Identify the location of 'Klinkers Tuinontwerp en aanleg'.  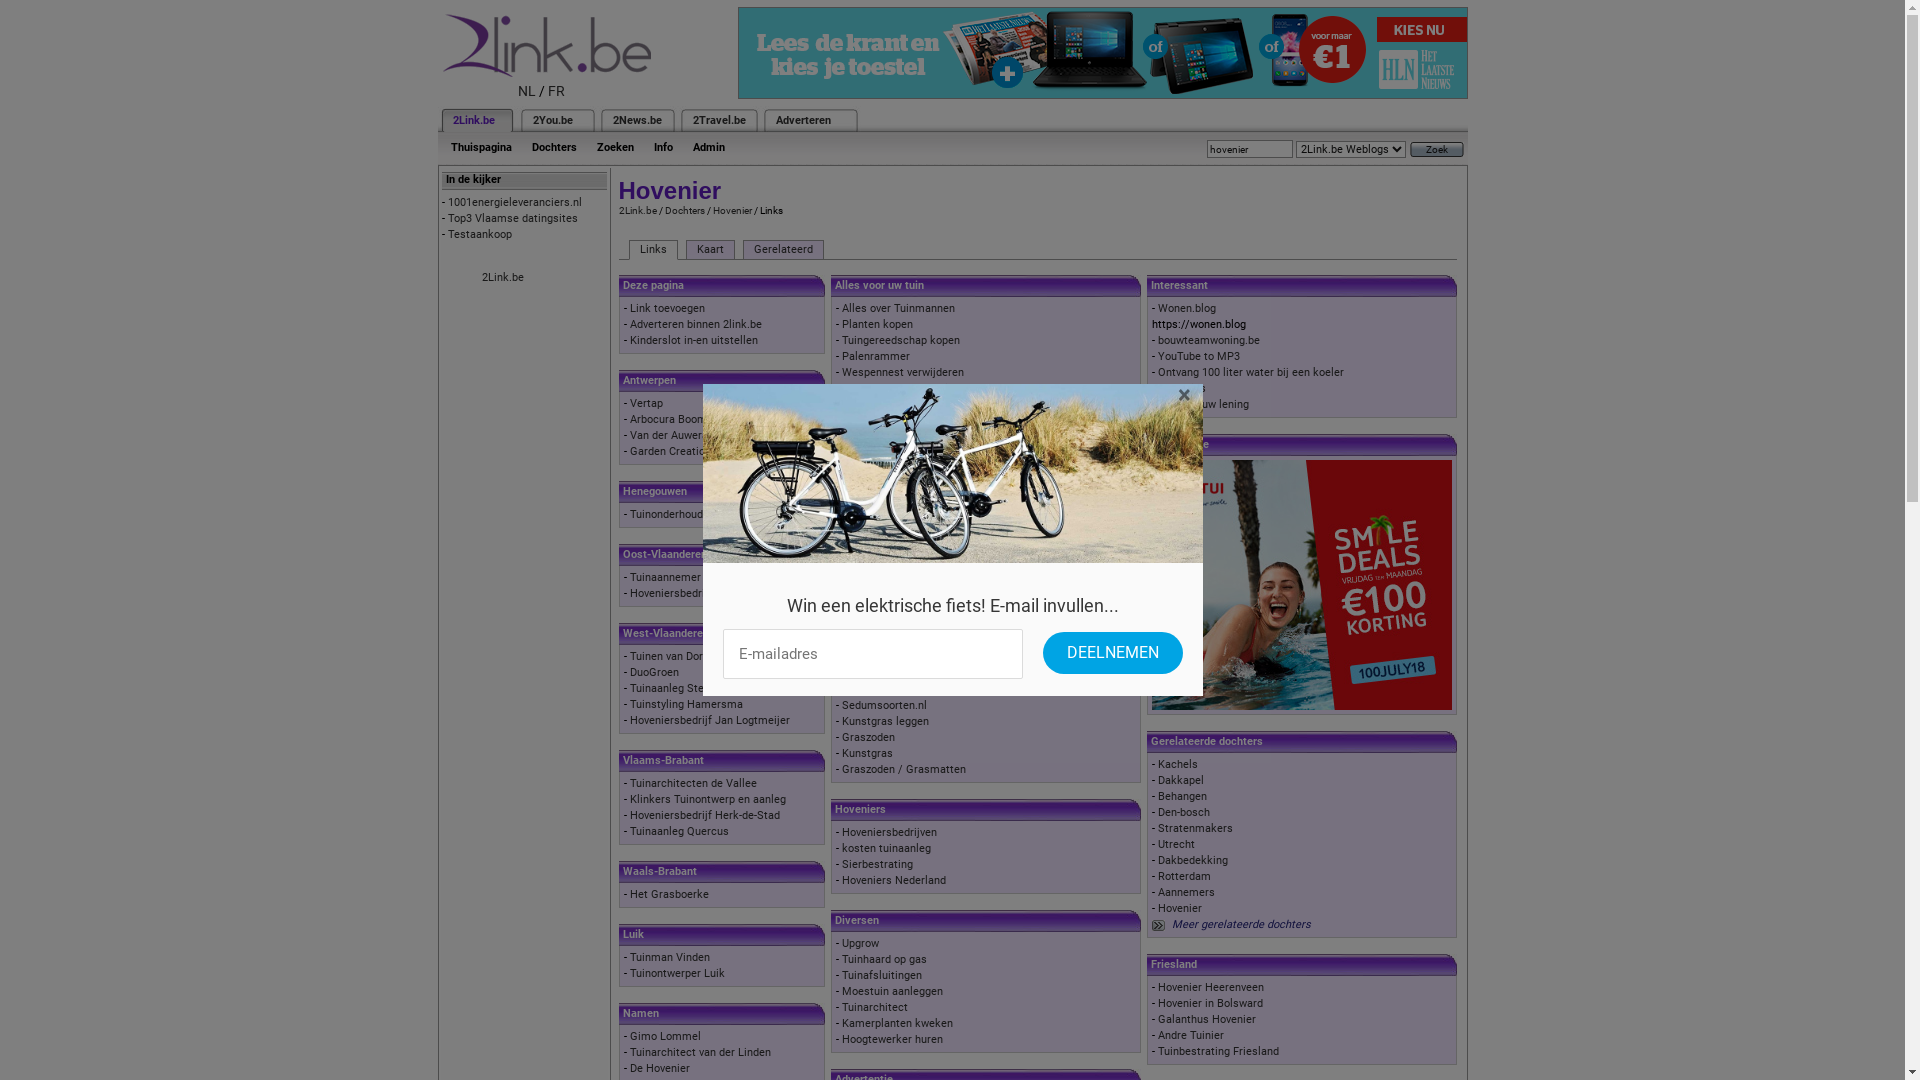
(708, 798).